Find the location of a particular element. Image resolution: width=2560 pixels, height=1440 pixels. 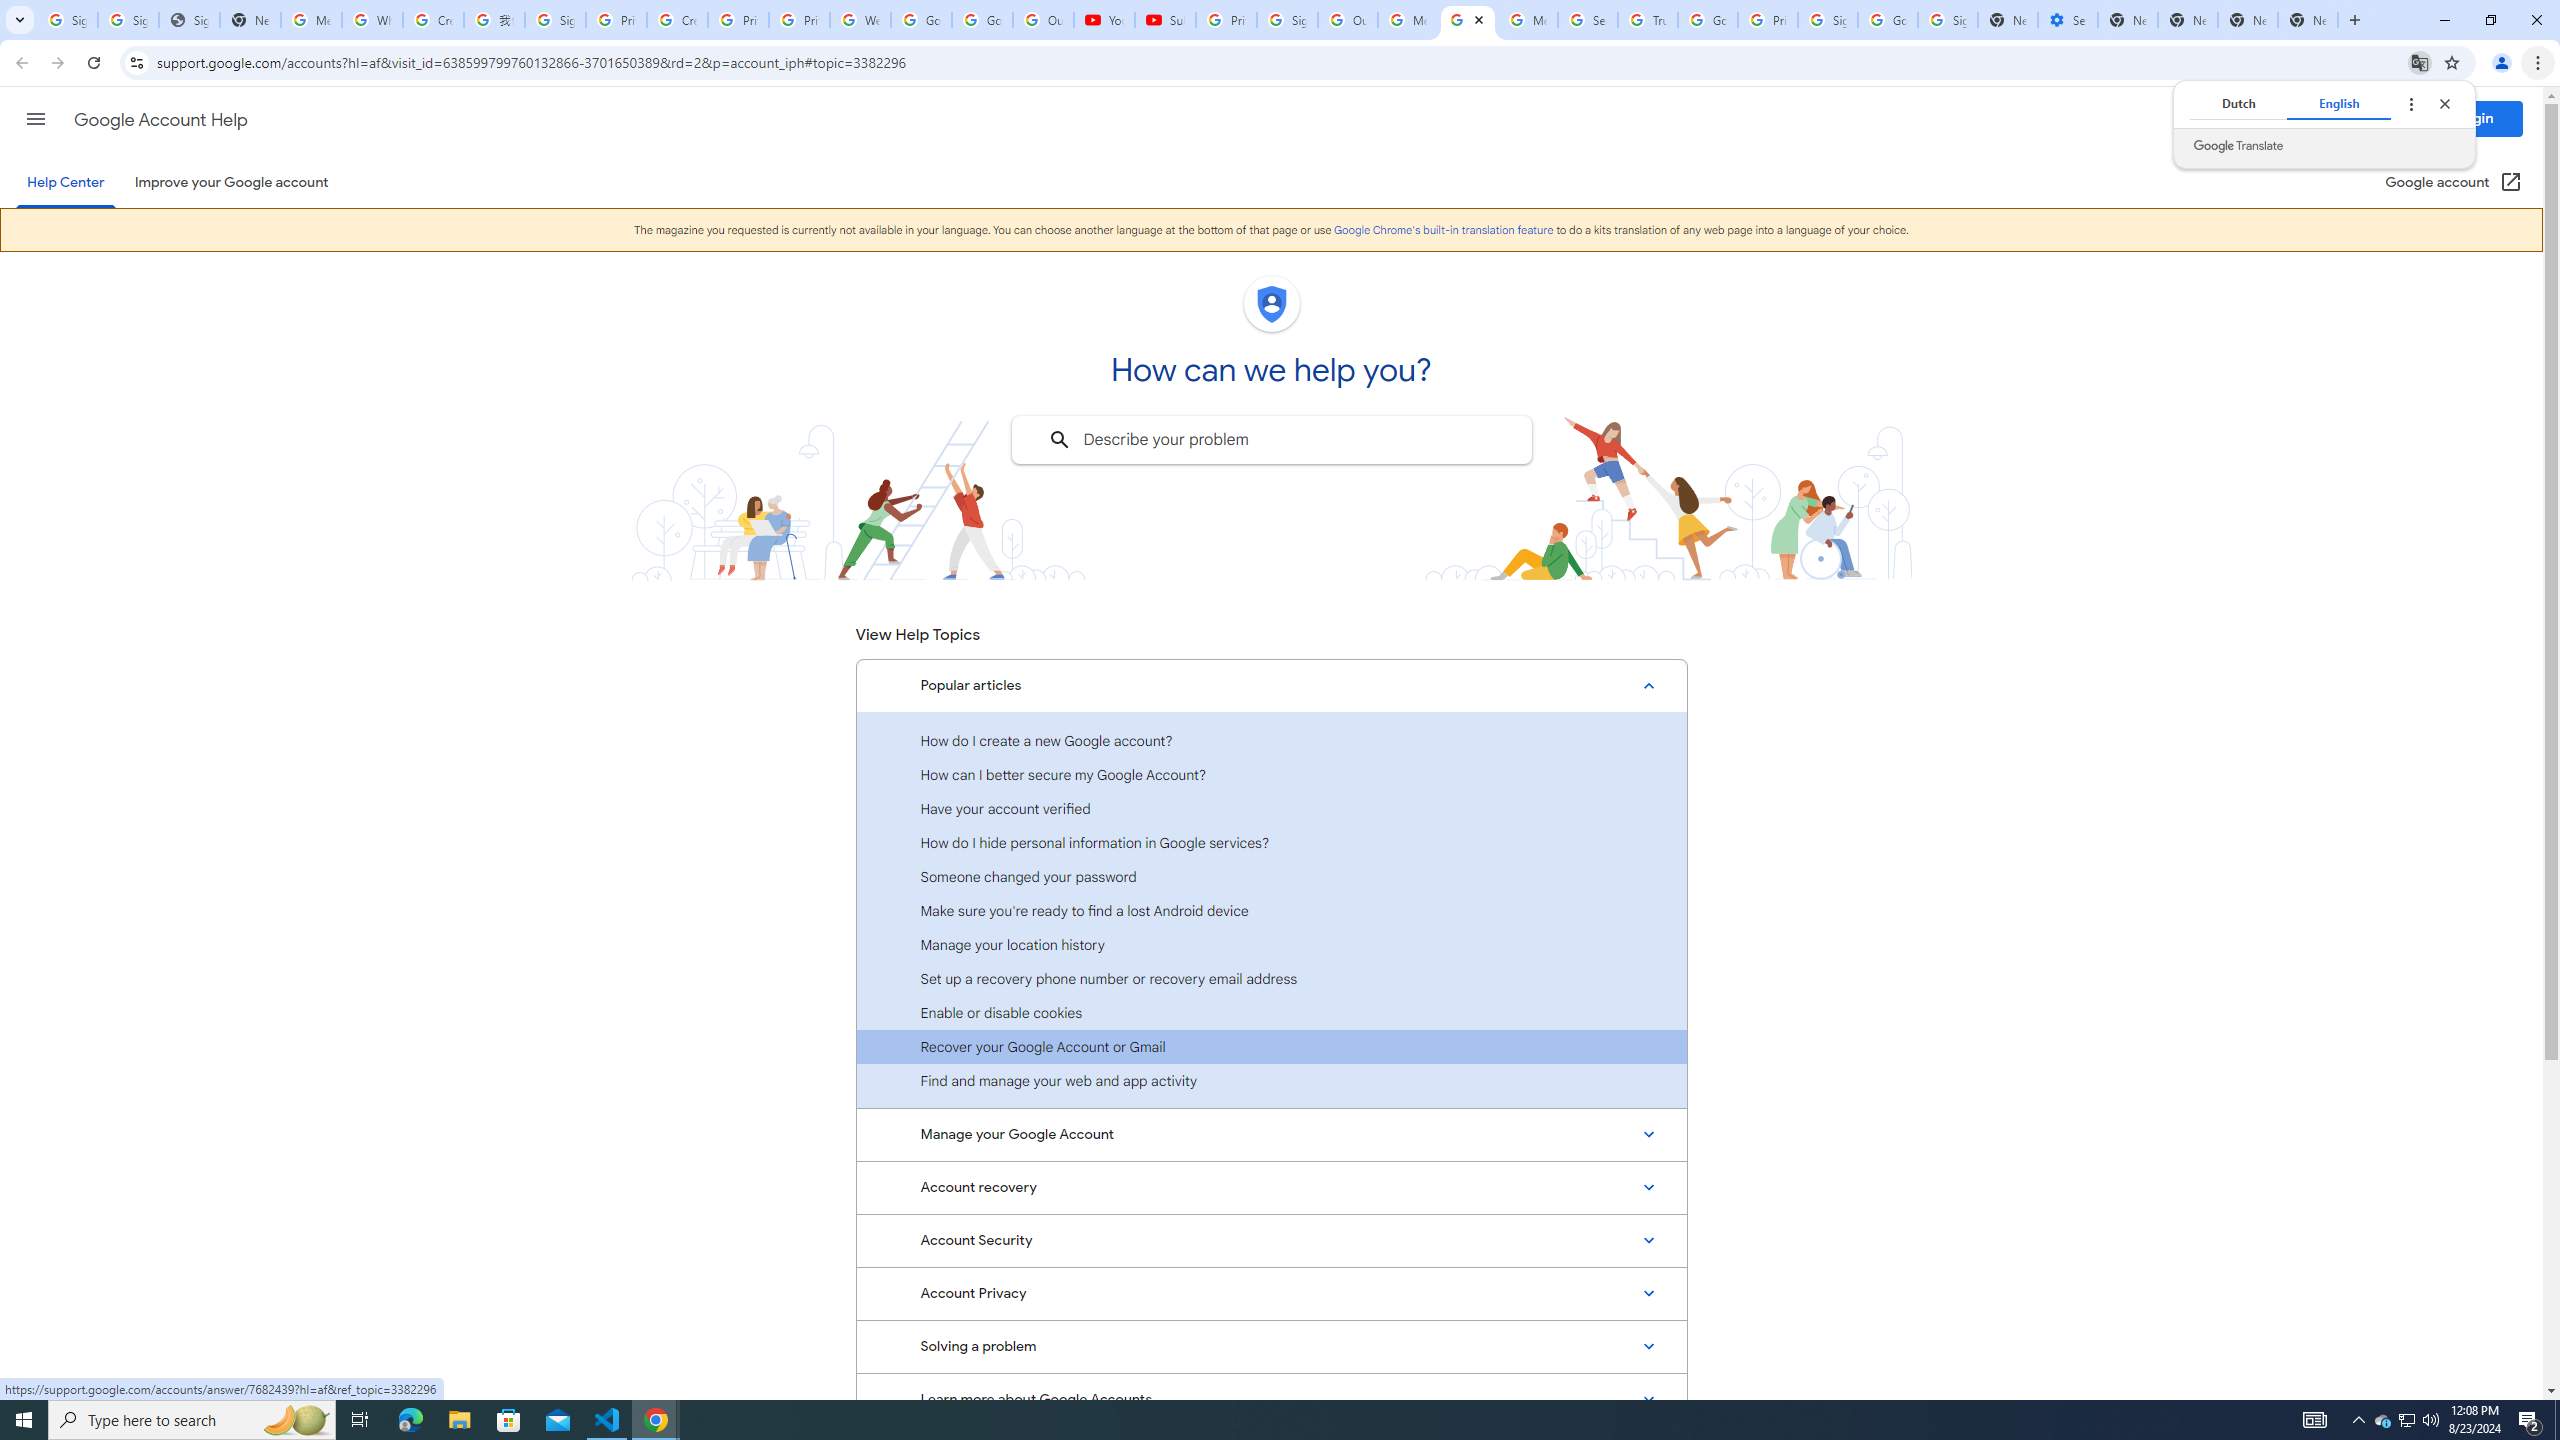

'Settings - Performance' is located at coordinates (2067, 19).